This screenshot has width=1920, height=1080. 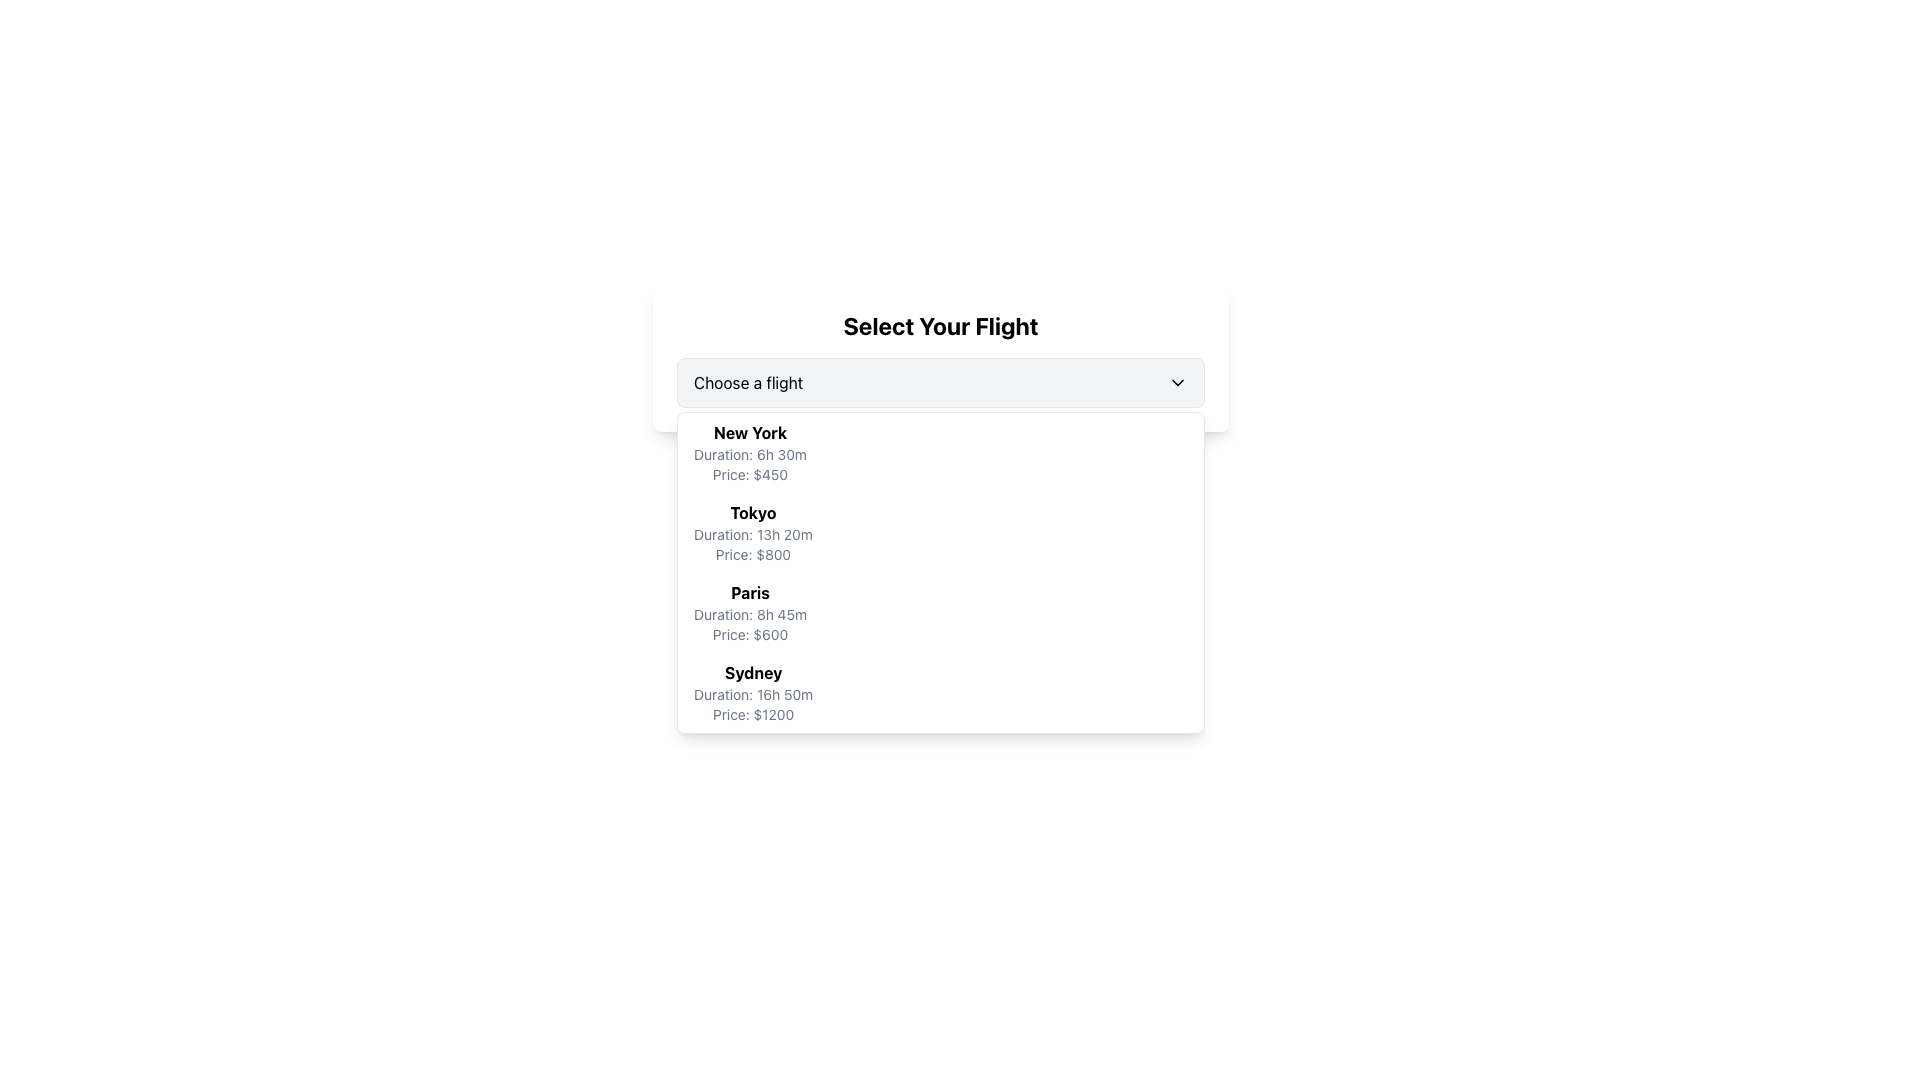 What do you see at coordinates (749, 452) in the screenshot?
I see `the first list item displaying travel information for the 'New York' flight option` at bounding box center [749, 452].